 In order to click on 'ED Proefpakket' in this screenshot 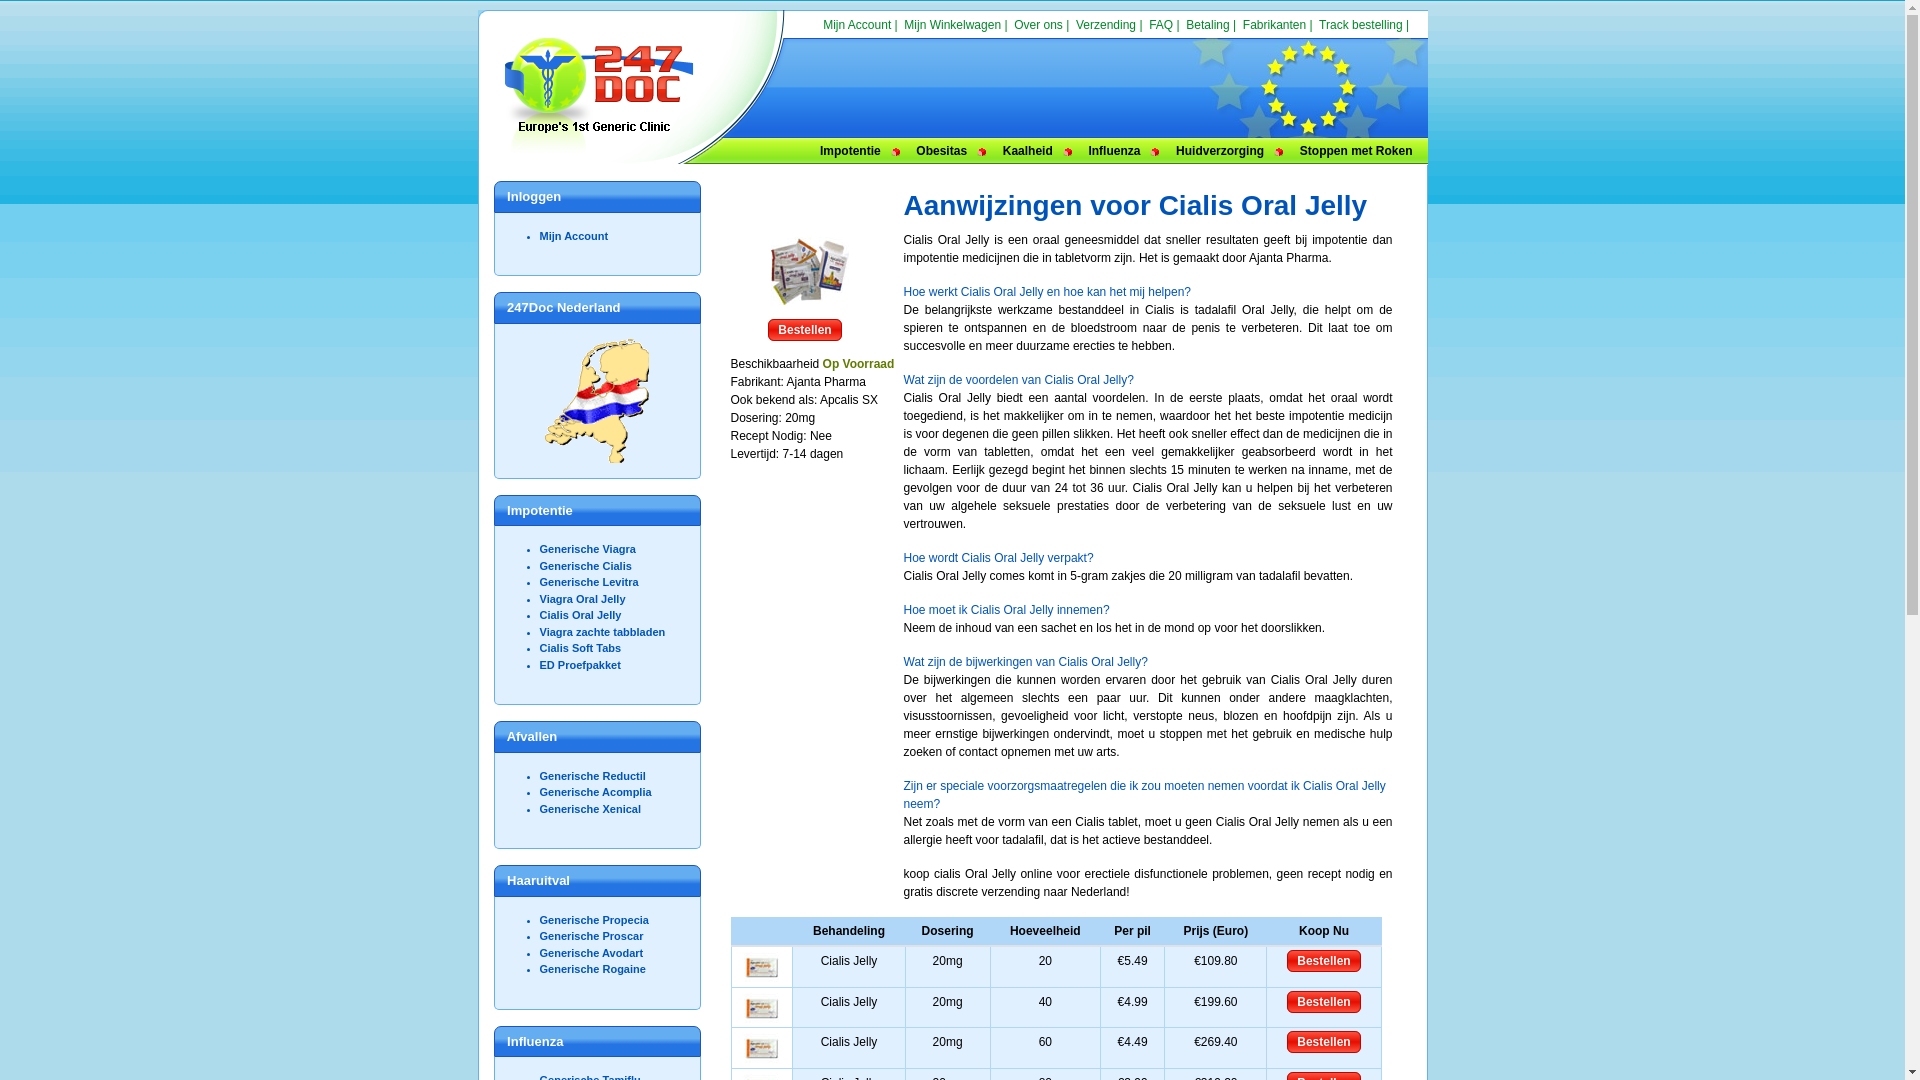, I will do `click(539, 663)`.